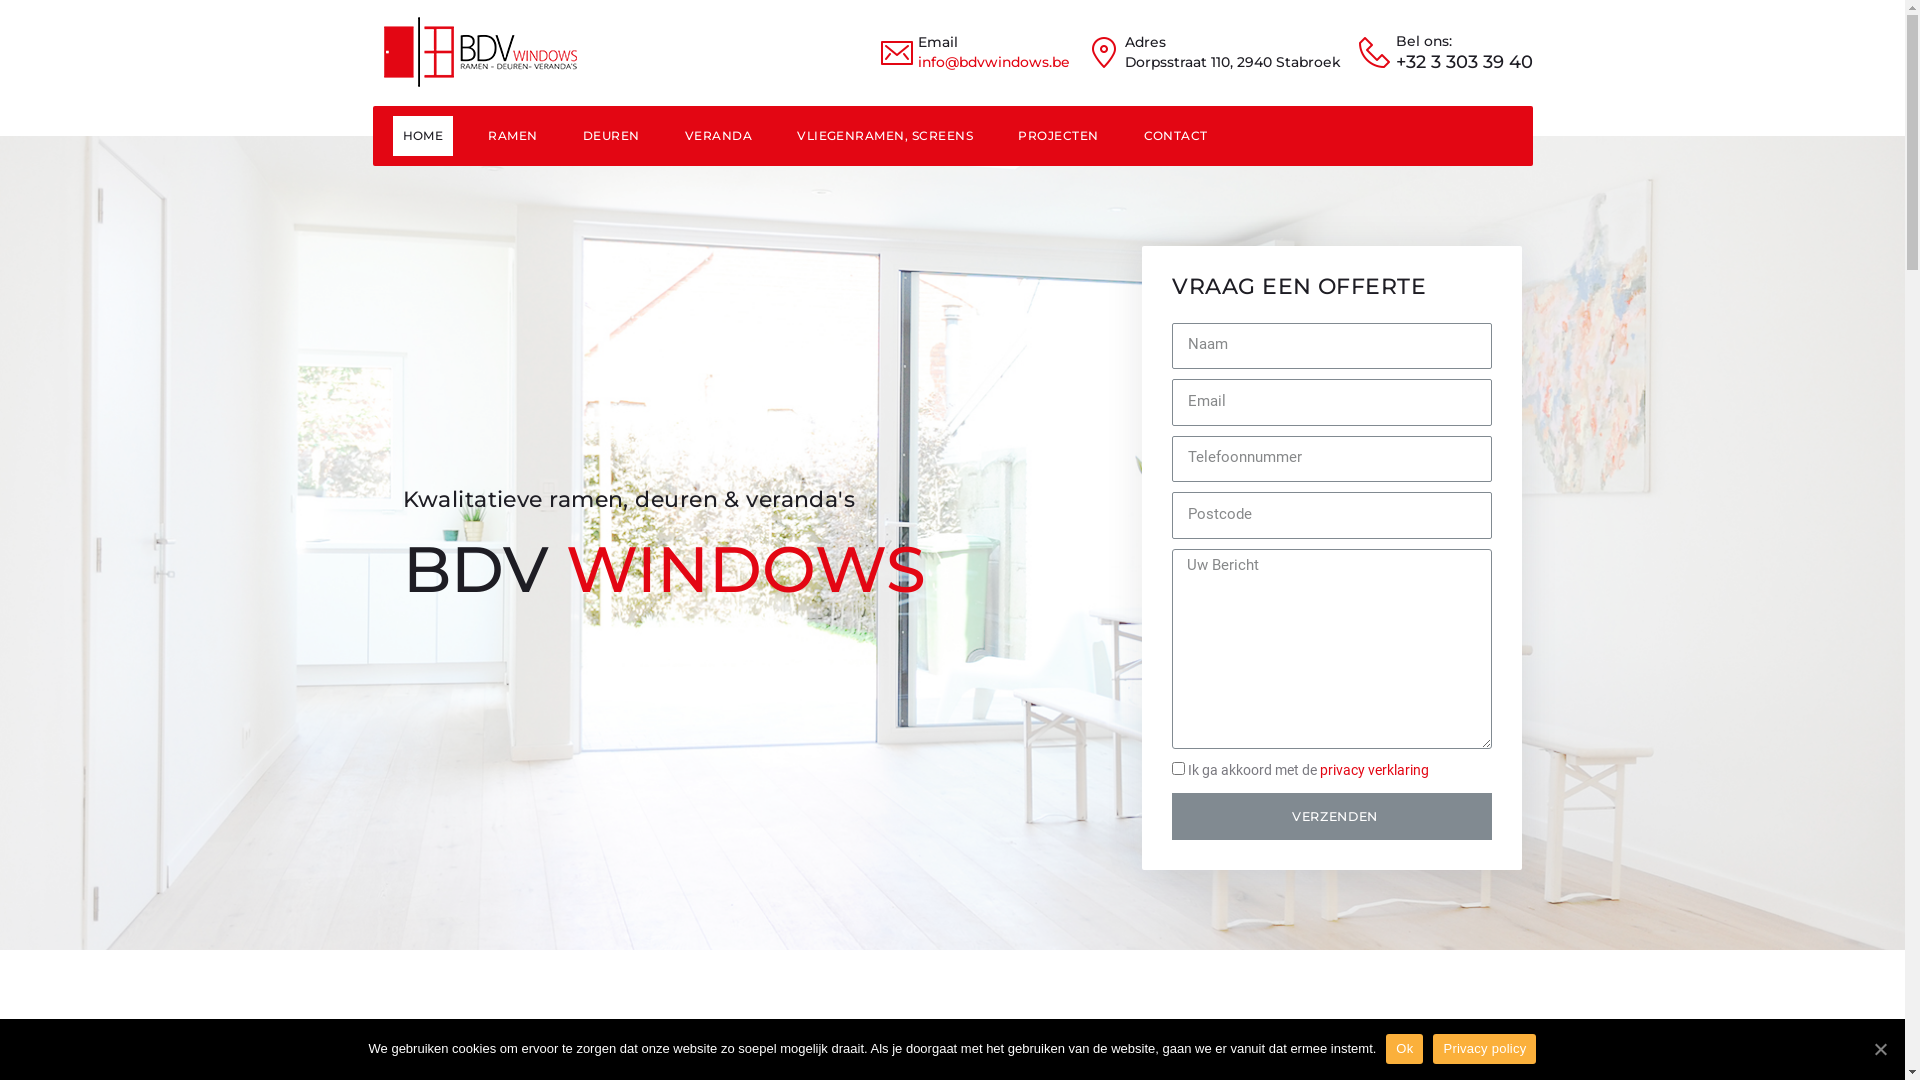  Describe the element at coordinates (916, 60) in the screenshot. I see `'info@bdvwindows.be'` at that location.